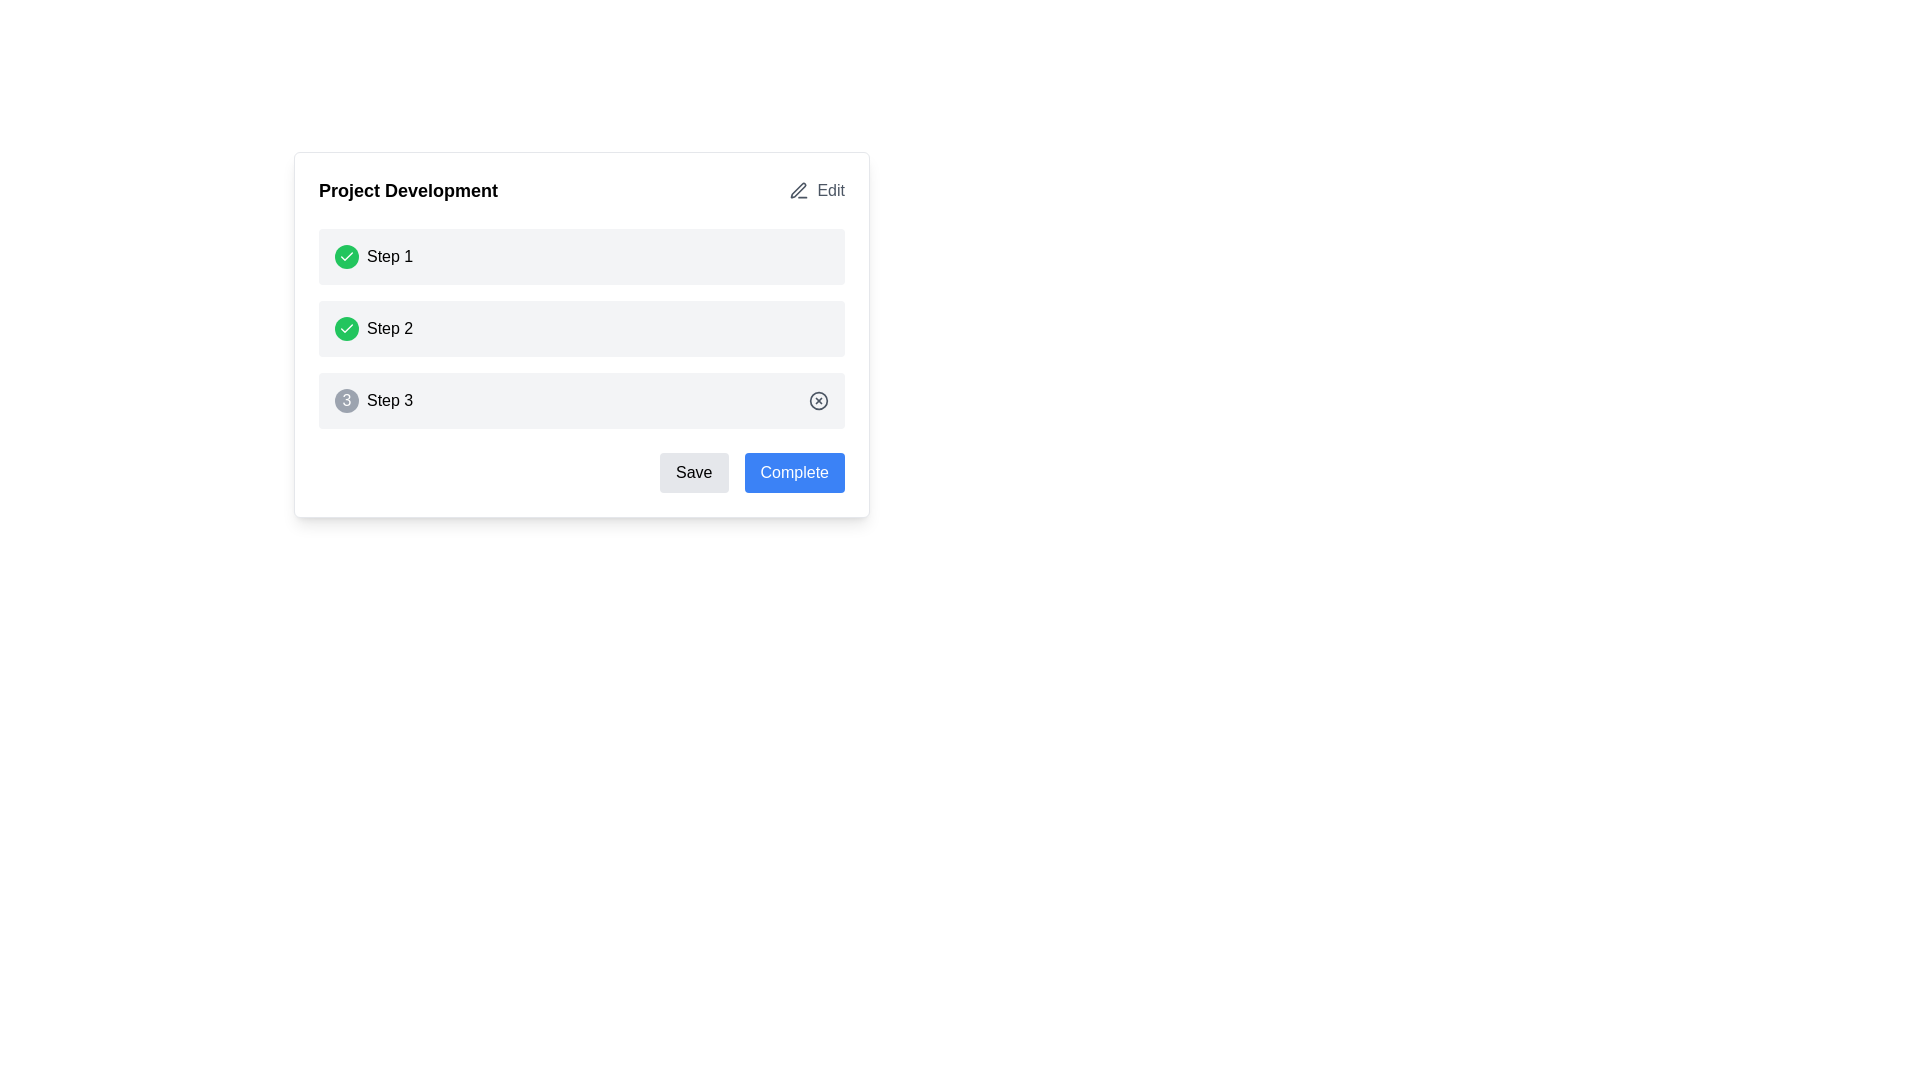 The width and height of the screenshot is (1920, 1080). Describe the element at coordinates (819, 401) in the screenshot. I see `the SVG circle element that is part of a decorative 'cancel' or 'remove' icon, located near the right edge of the third step of a task list` at that location.